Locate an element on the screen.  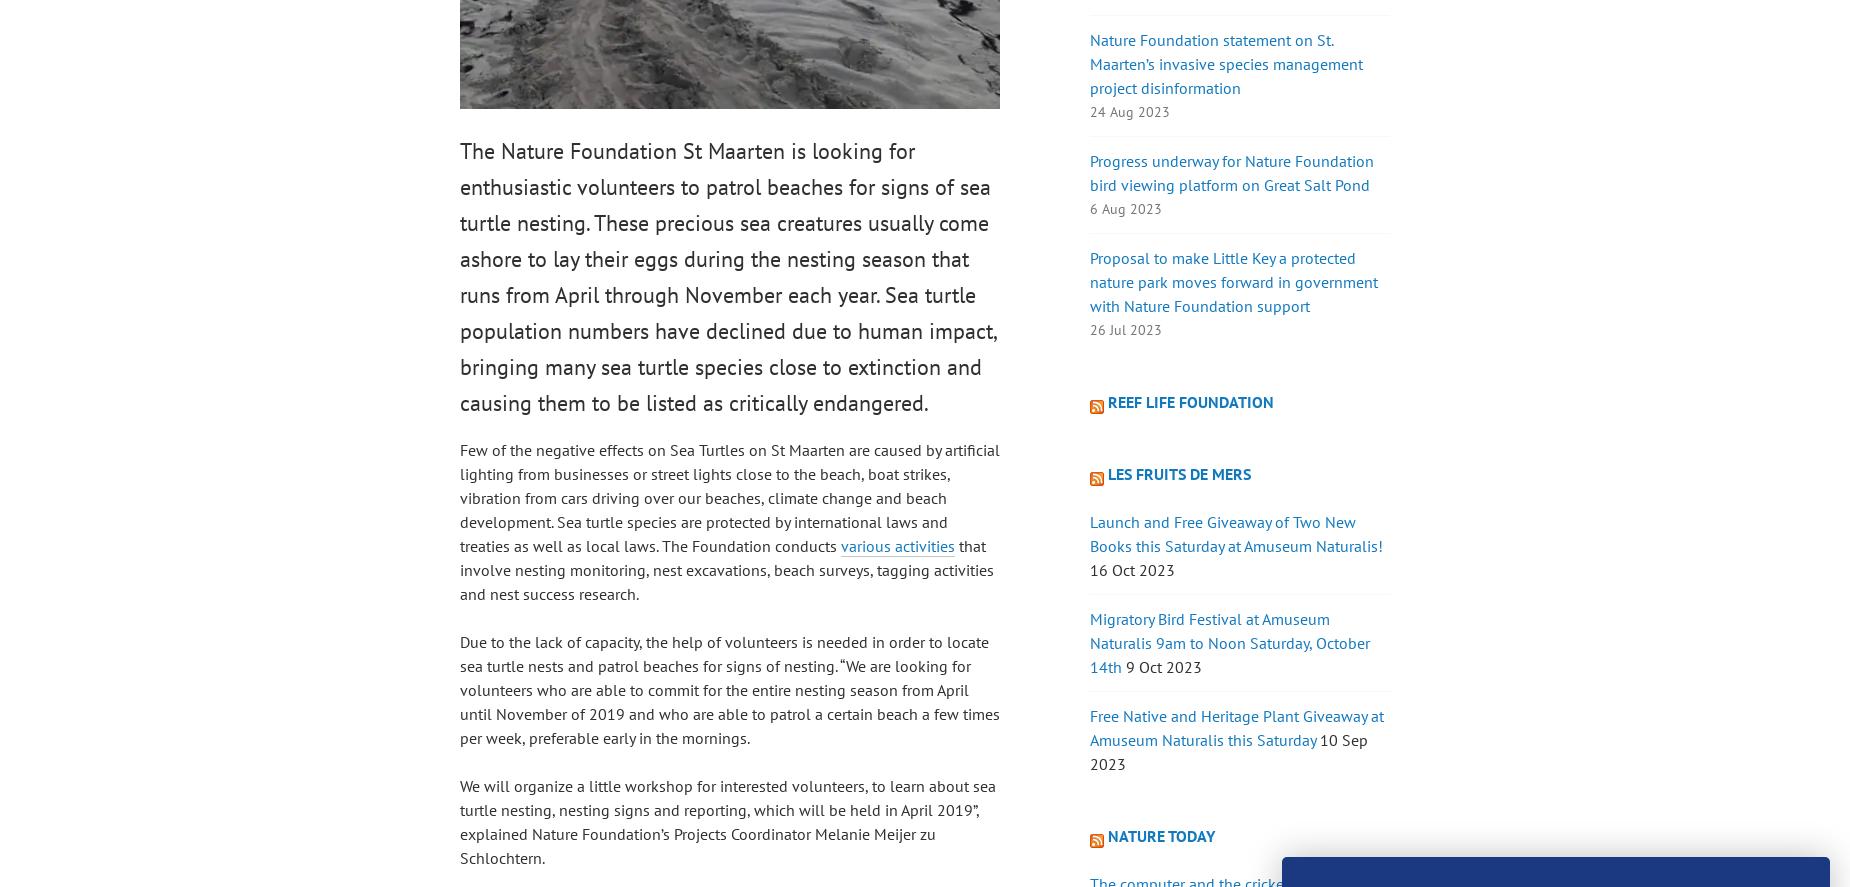
'Les Fruits de Mers' is located at coordinates (1178, 473).